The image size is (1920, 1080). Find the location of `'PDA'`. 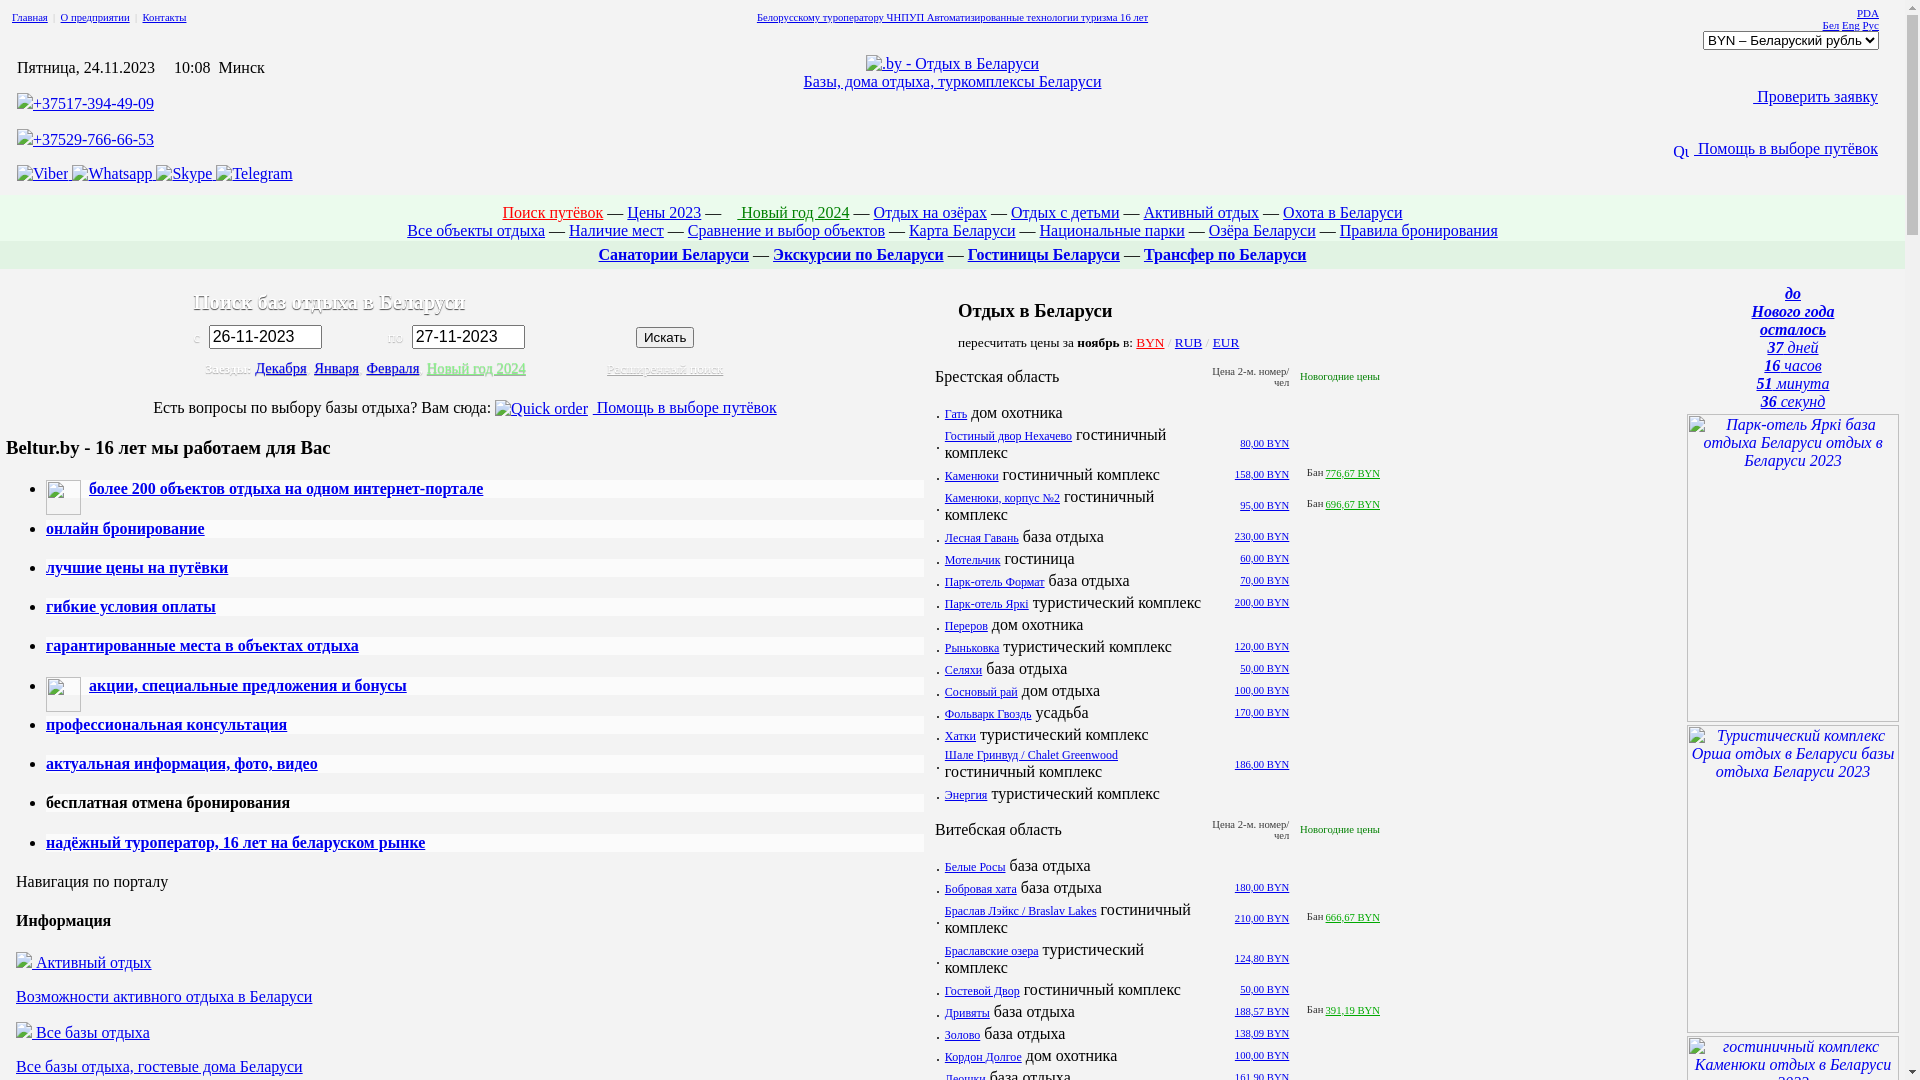

'PDA' is located at coordinates (1866, 12).